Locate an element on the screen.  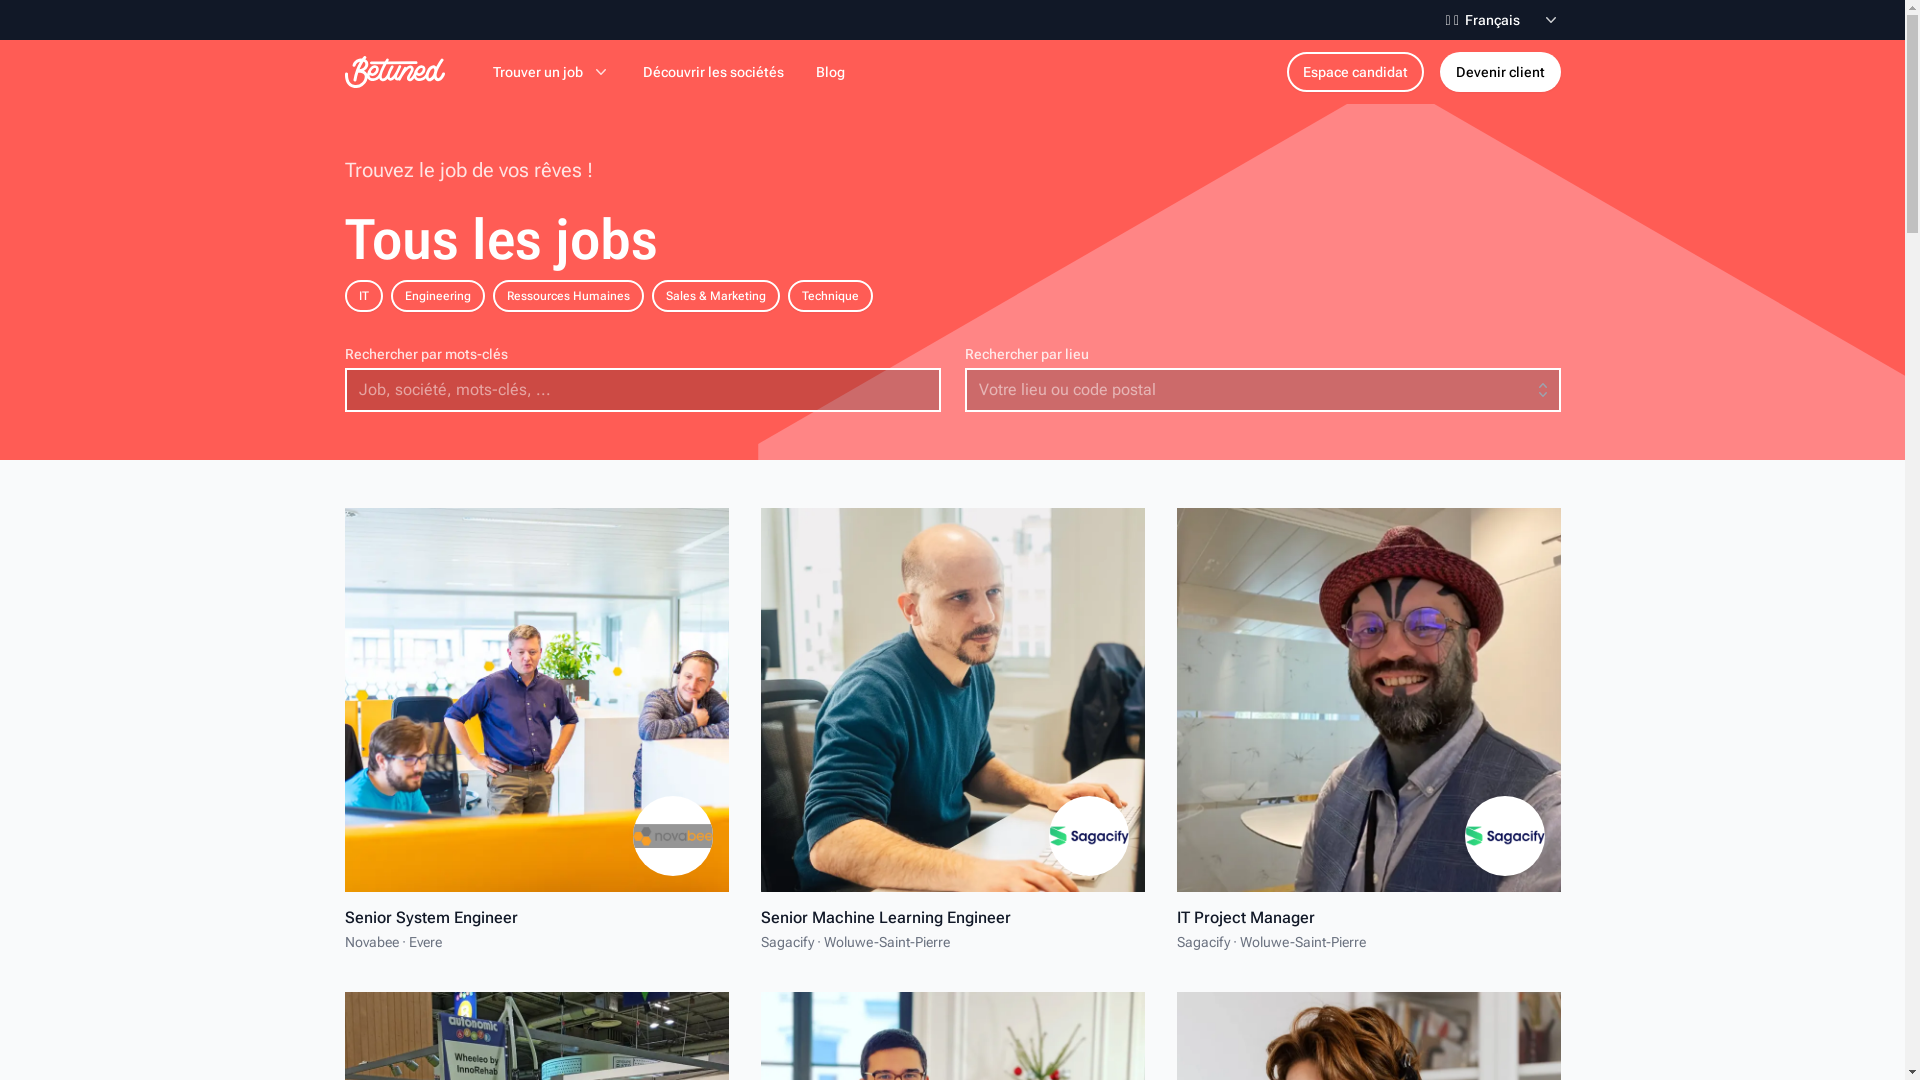
'Trouver un job' is located at coordinates (551, 71).